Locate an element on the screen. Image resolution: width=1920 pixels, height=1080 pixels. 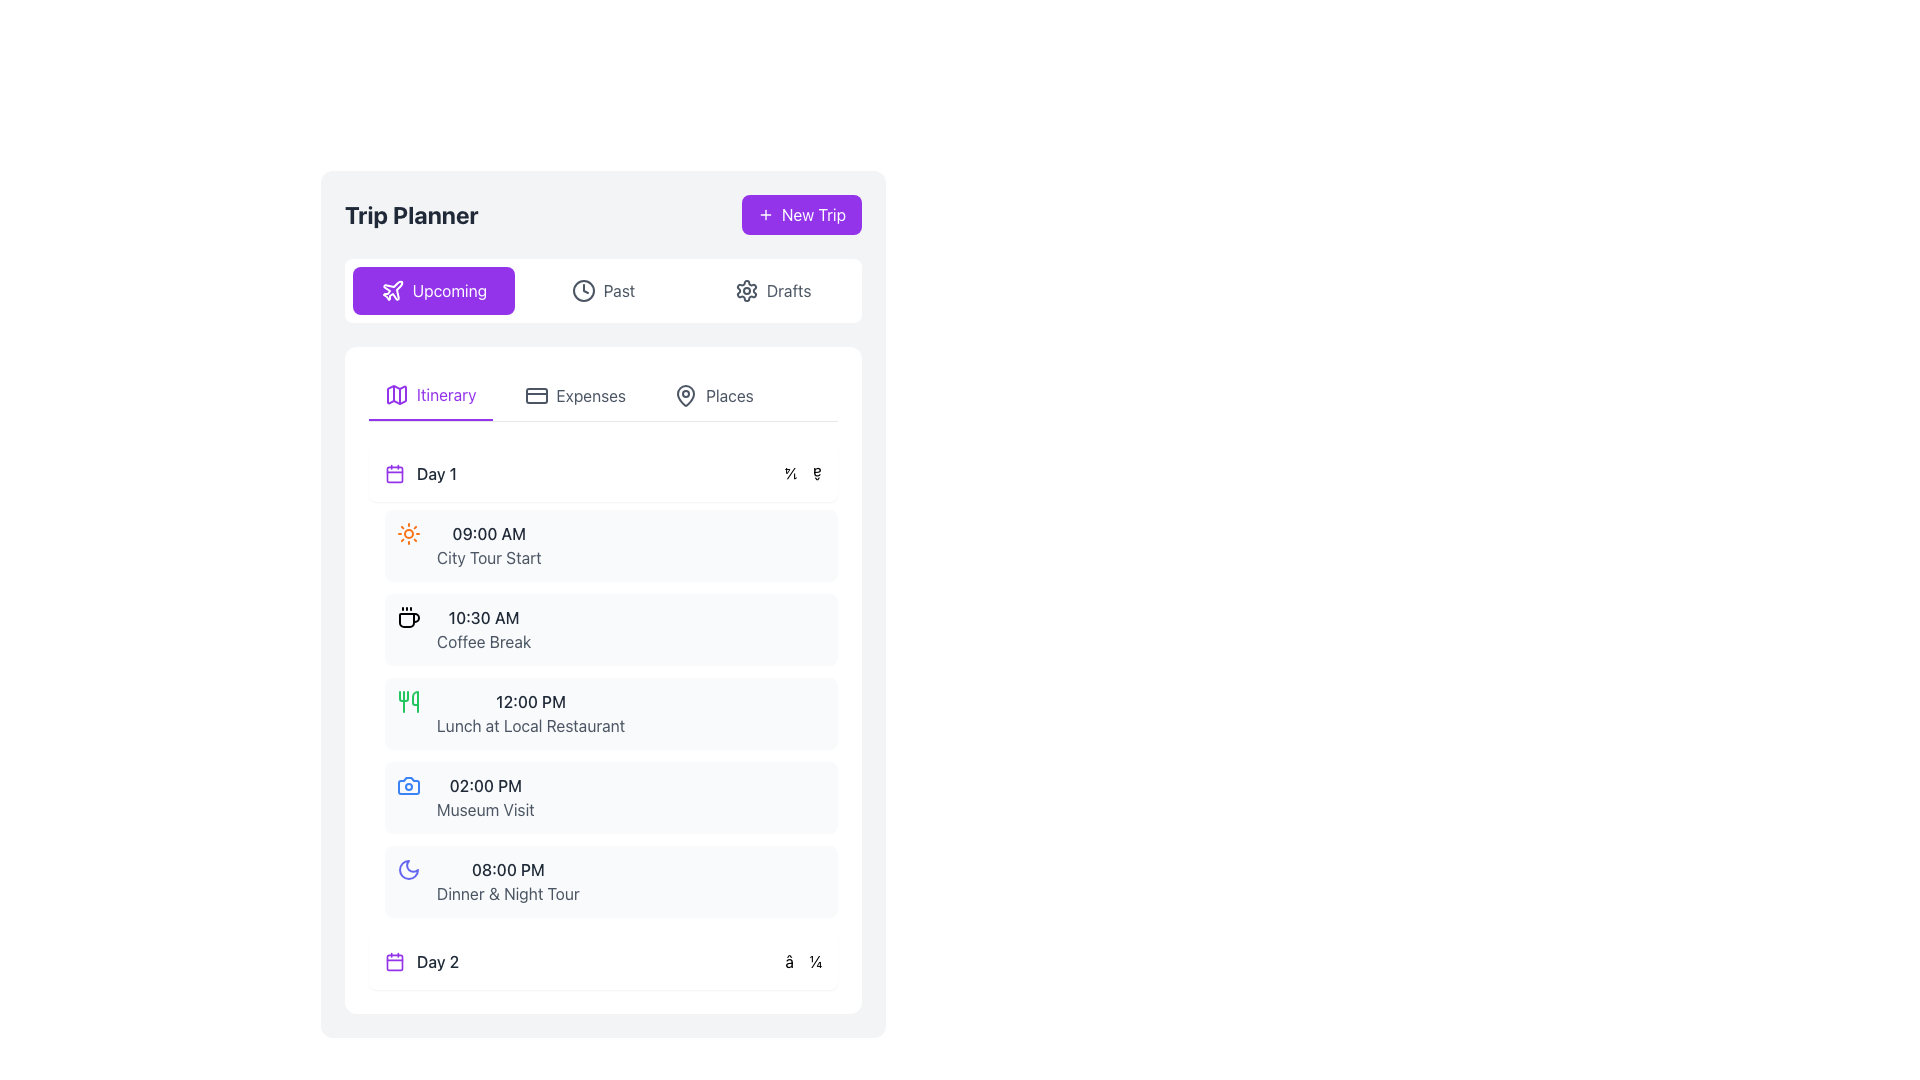
the text label displaying '02:00 PM' in gray, located in the 'Itinerary' section under 'Day 1', above 'Museum Visit' is located at coordinates (485, 785).